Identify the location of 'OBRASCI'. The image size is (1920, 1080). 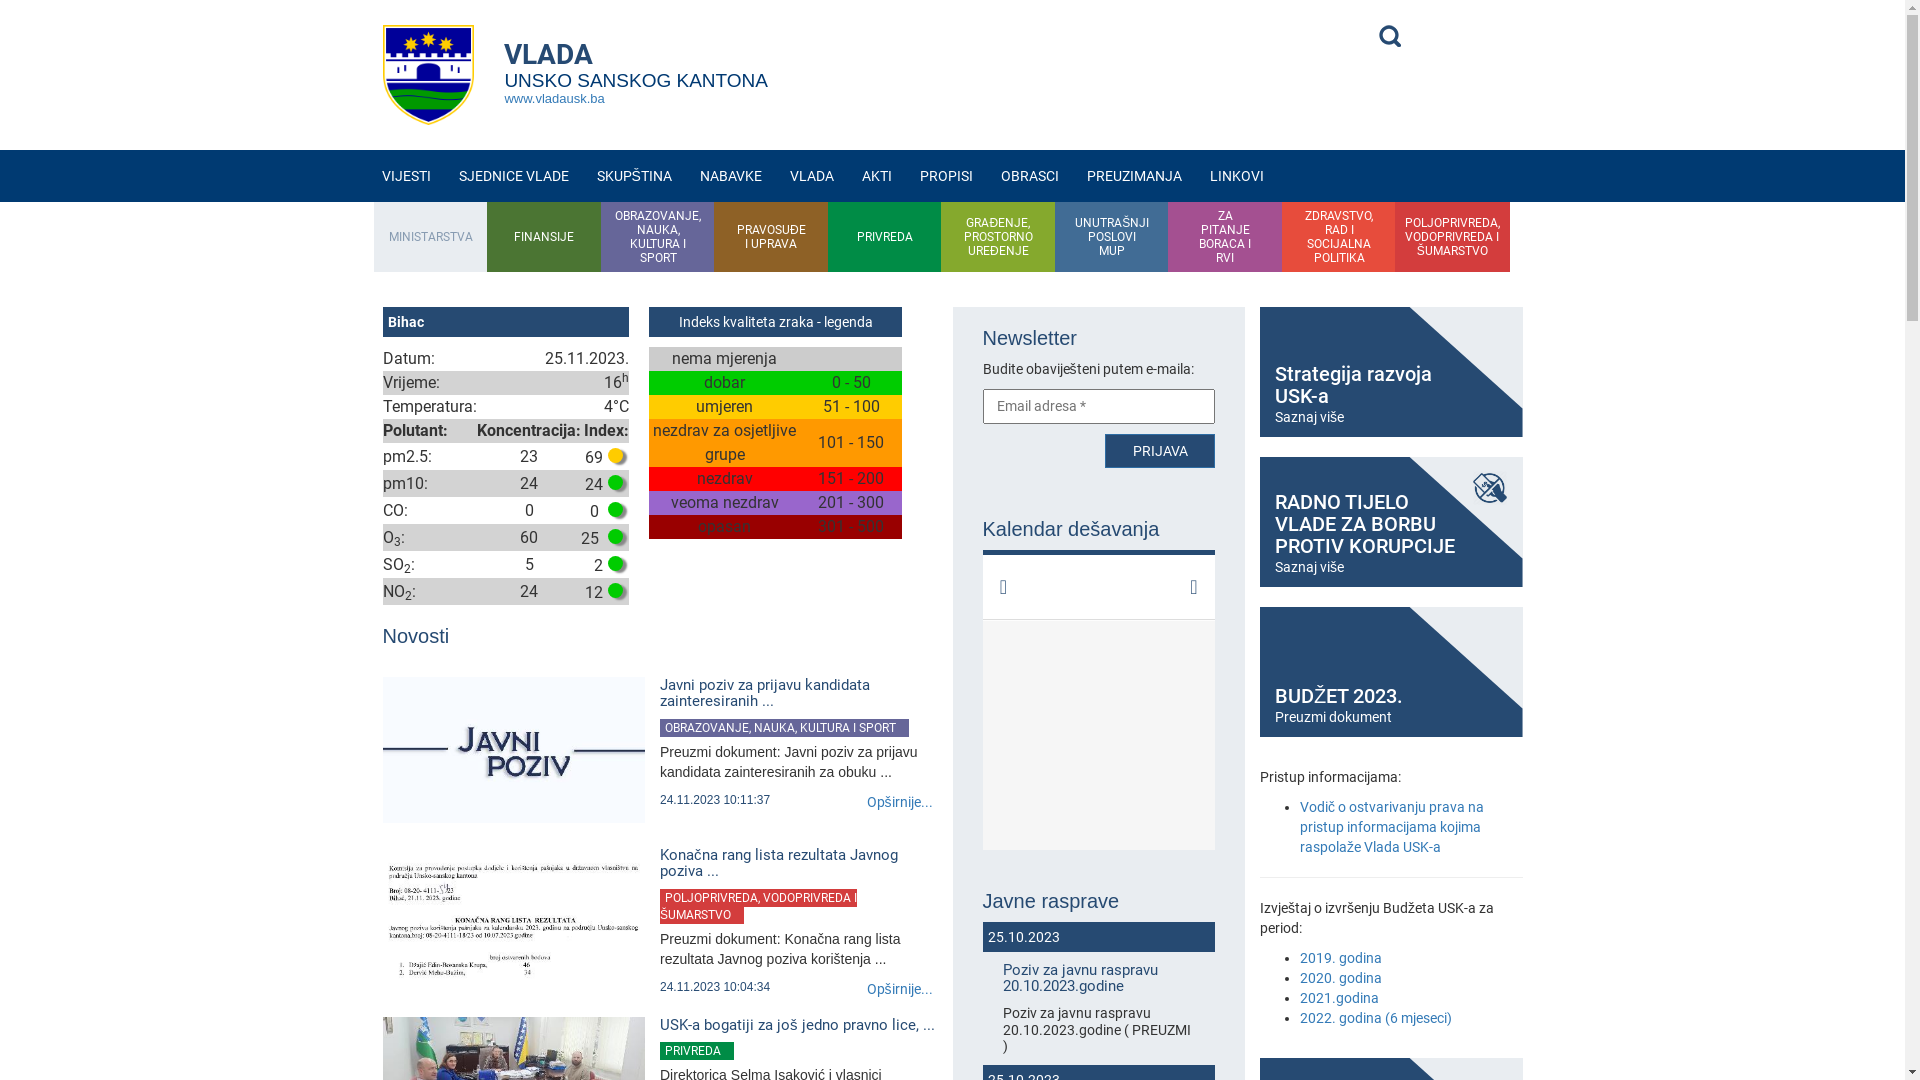
(987, 175).